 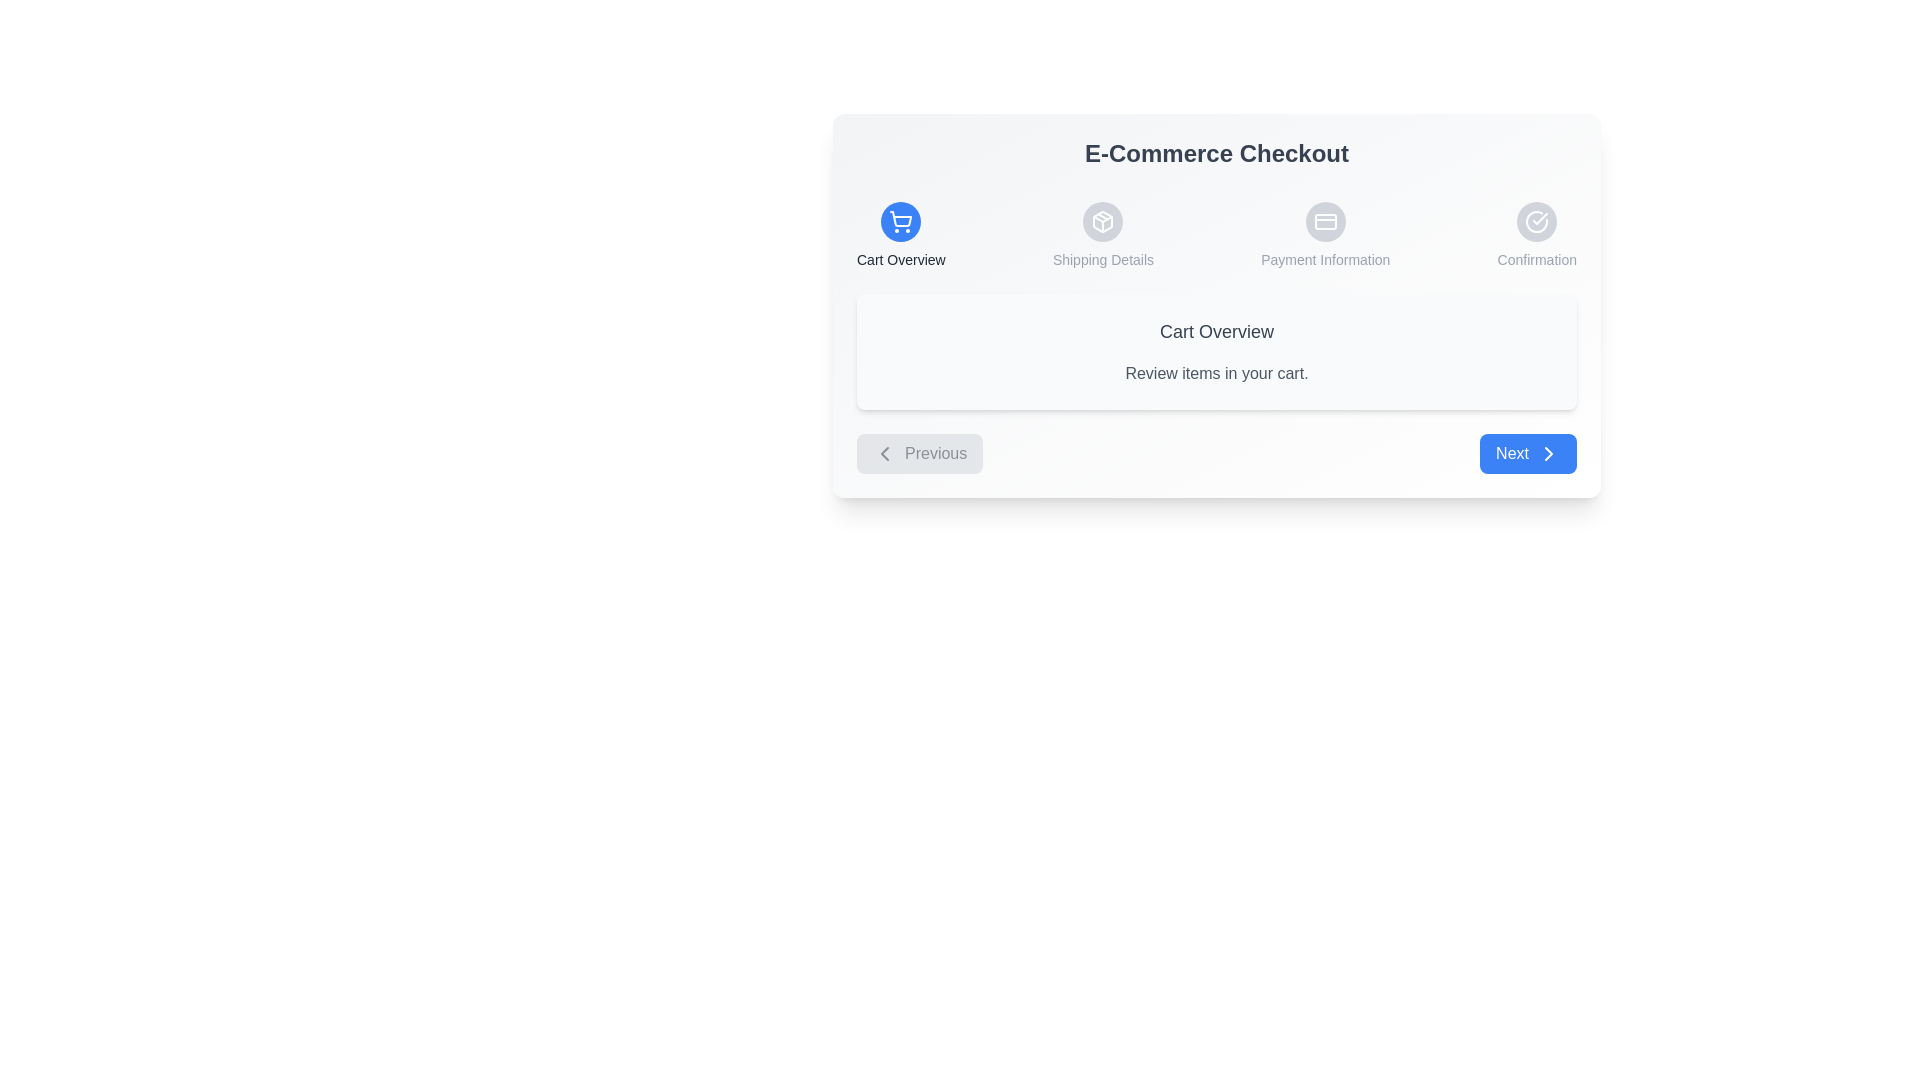 What do you see at coordinates (900, 258) in the screenshot?
I see `the 'Cart Overview' text label, which is styled in gray and located beneath a circular shopping cart icon` at bounding box center [900, 258].